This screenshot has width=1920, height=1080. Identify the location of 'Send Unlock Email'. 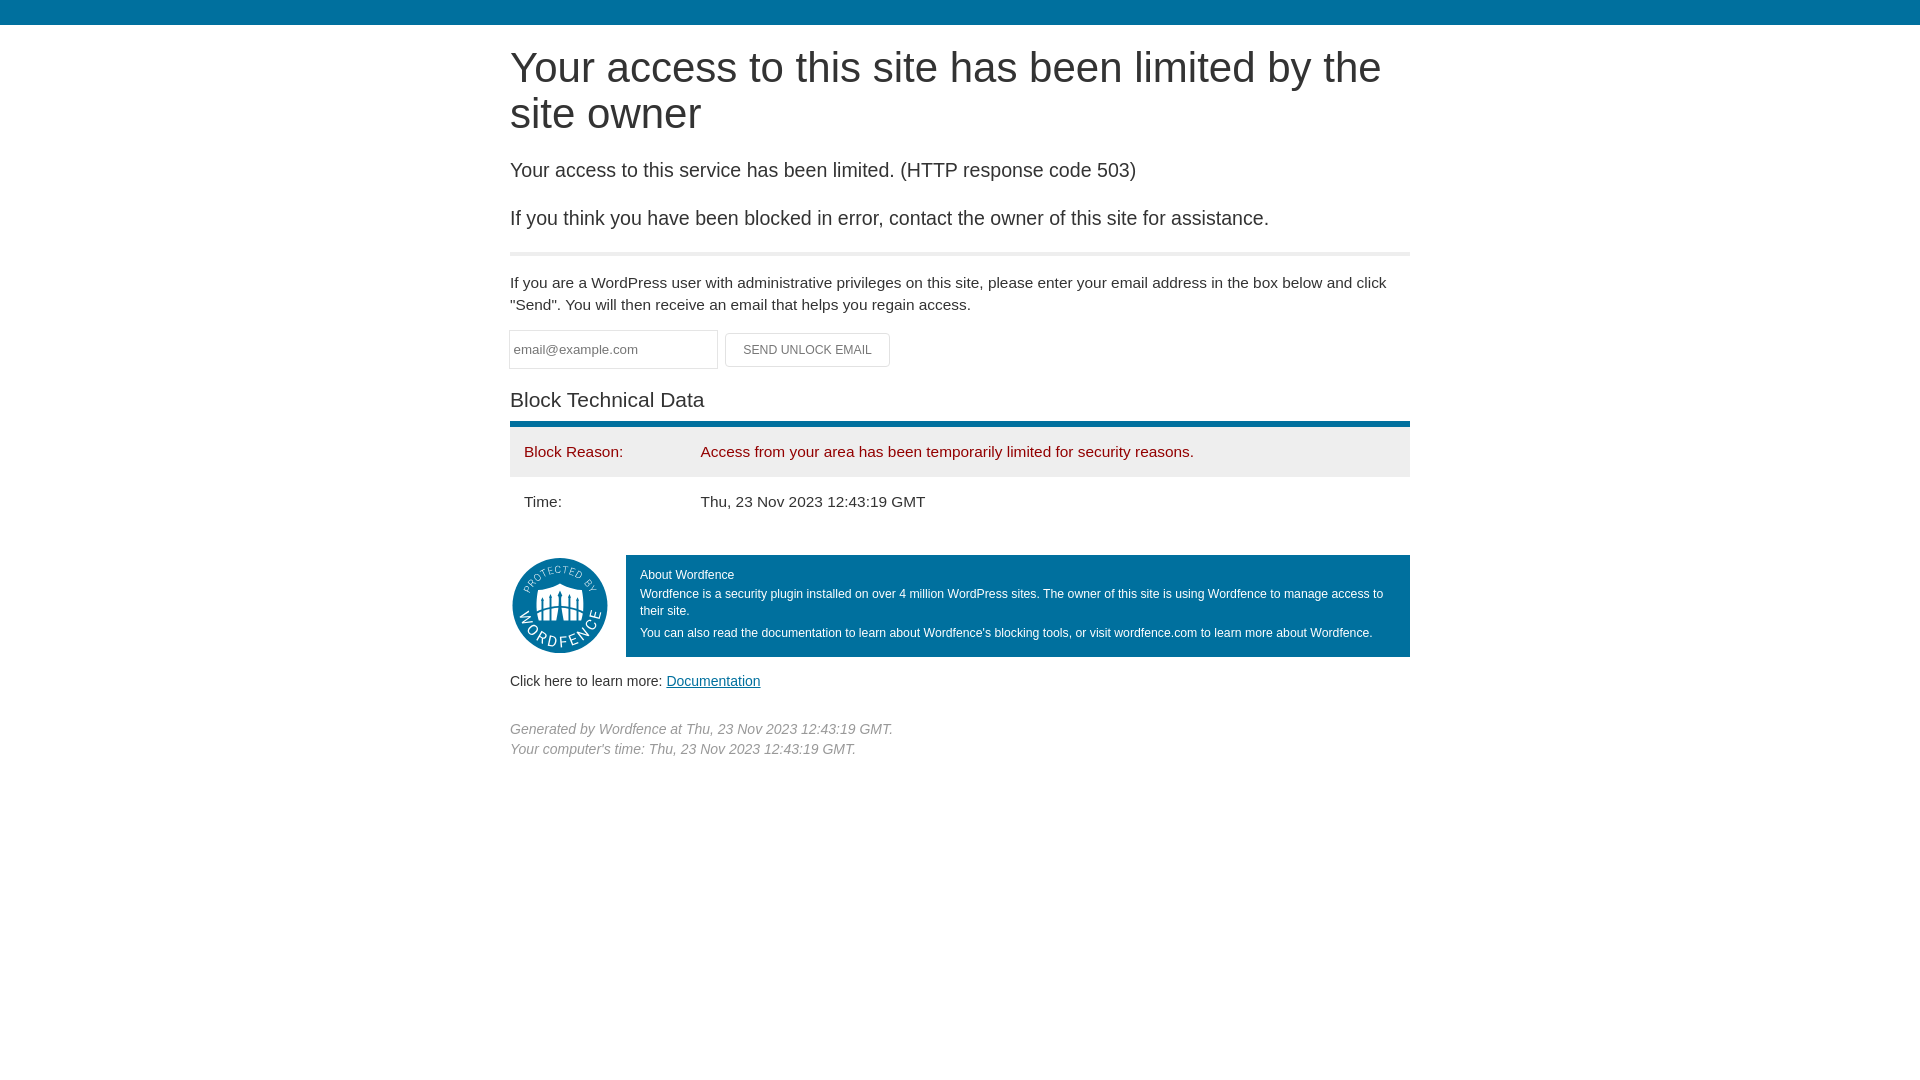
(723, 349).